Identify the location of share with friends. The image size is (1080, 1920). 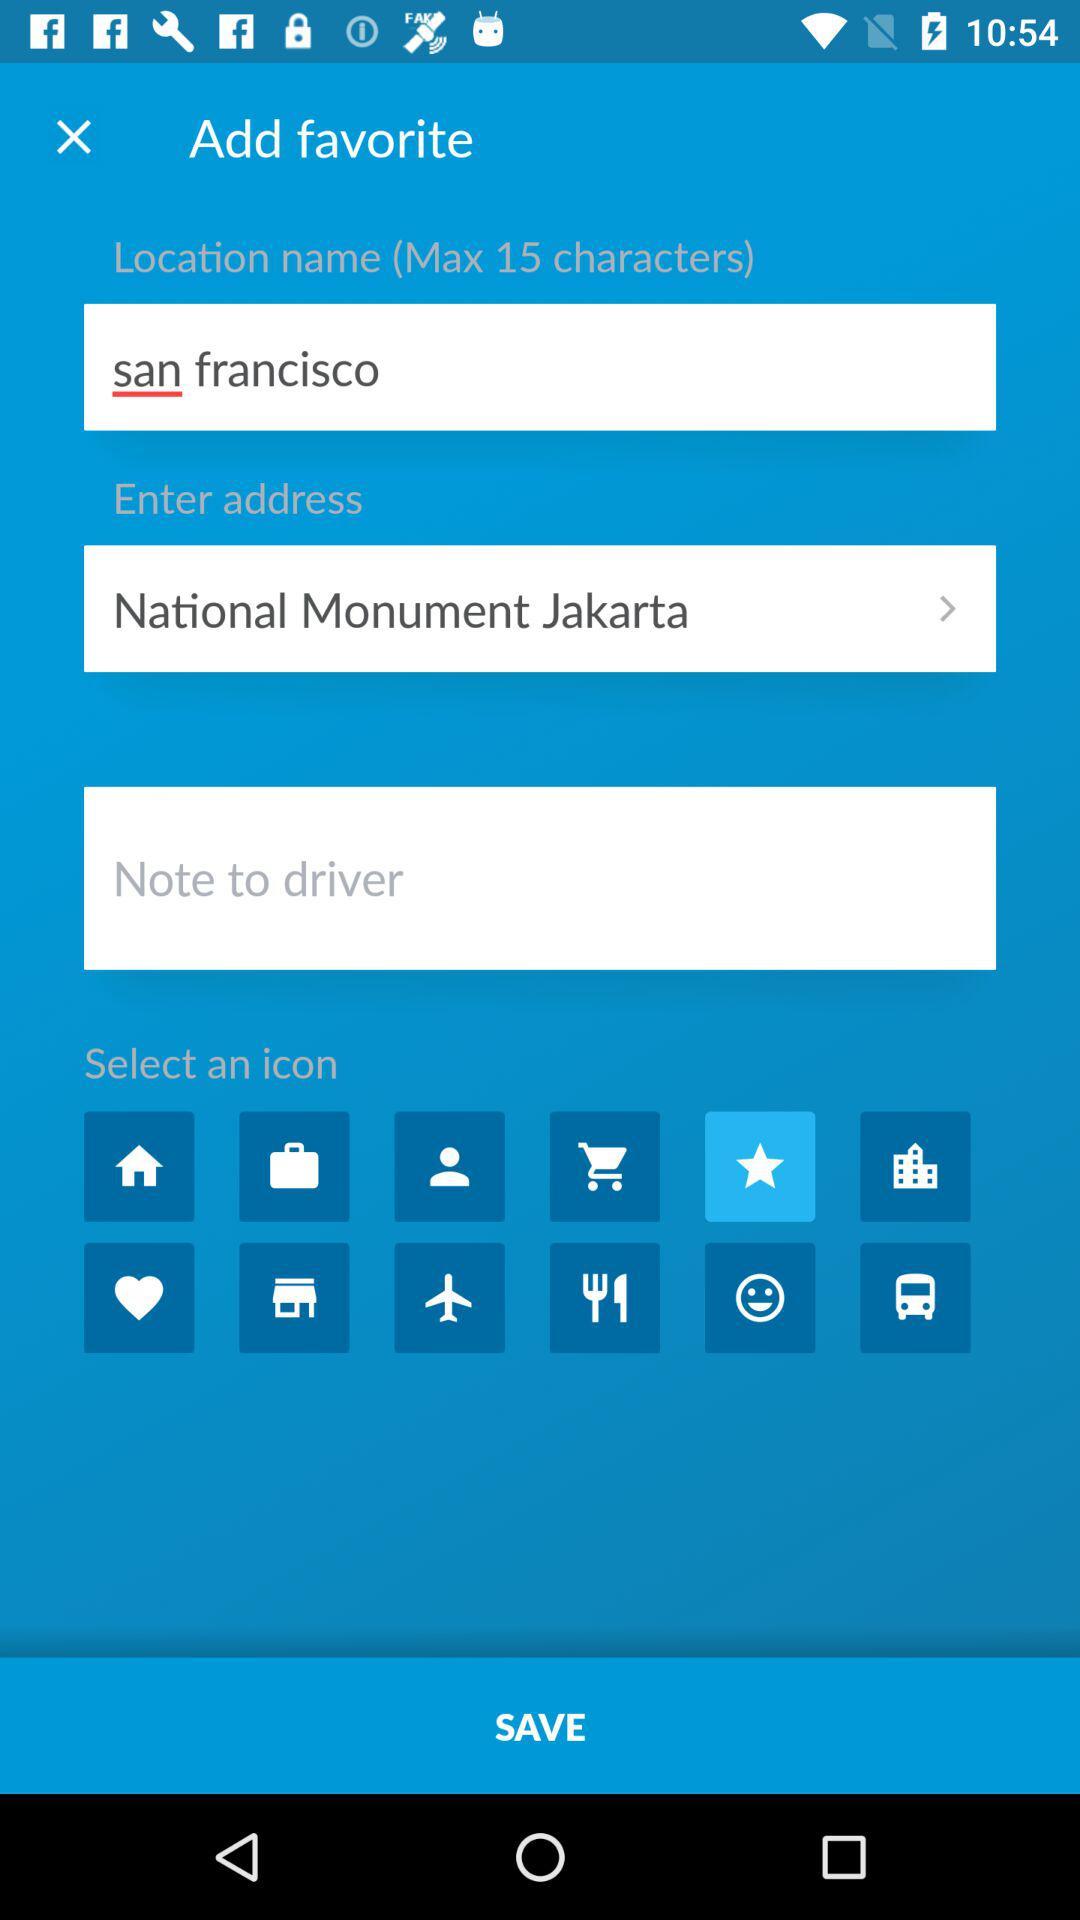
(448, 1166).